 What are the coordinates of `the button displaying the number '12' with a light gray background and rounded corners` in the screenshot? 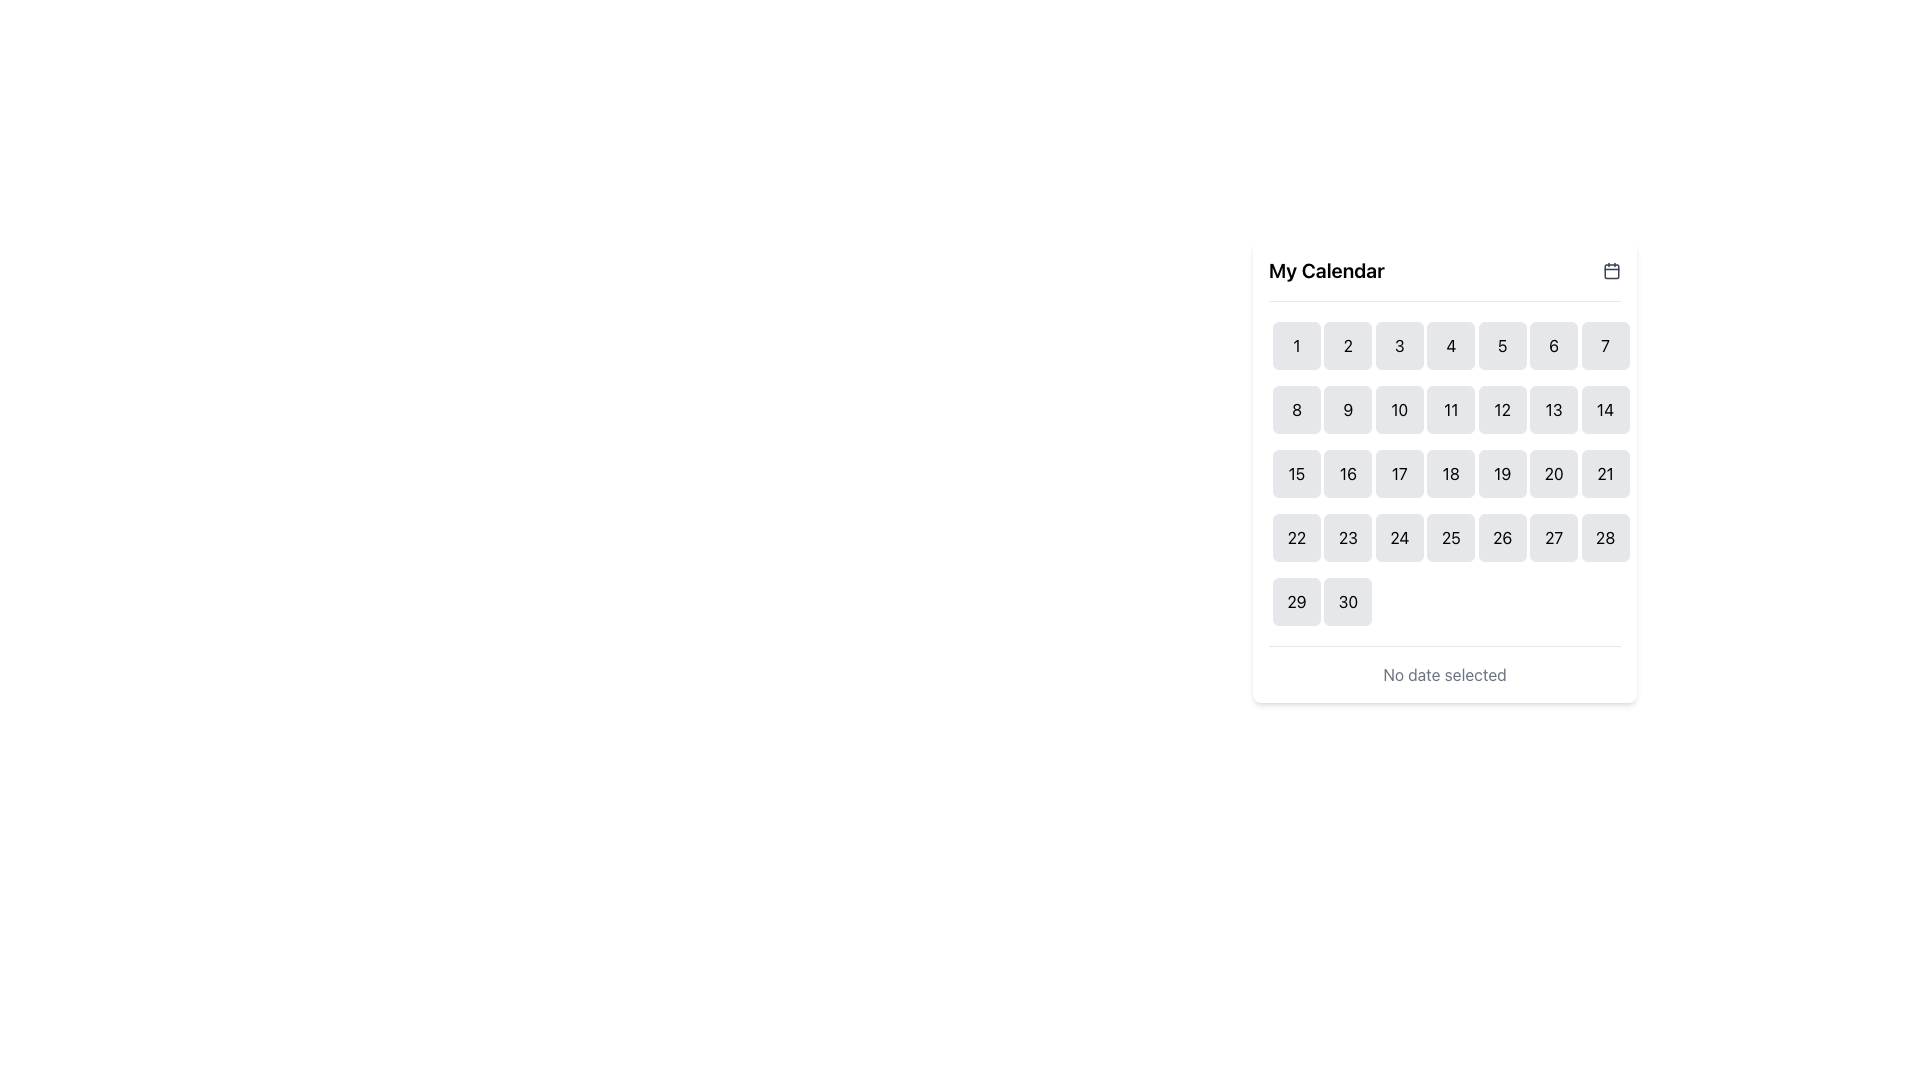 It's located at (1502, 408).